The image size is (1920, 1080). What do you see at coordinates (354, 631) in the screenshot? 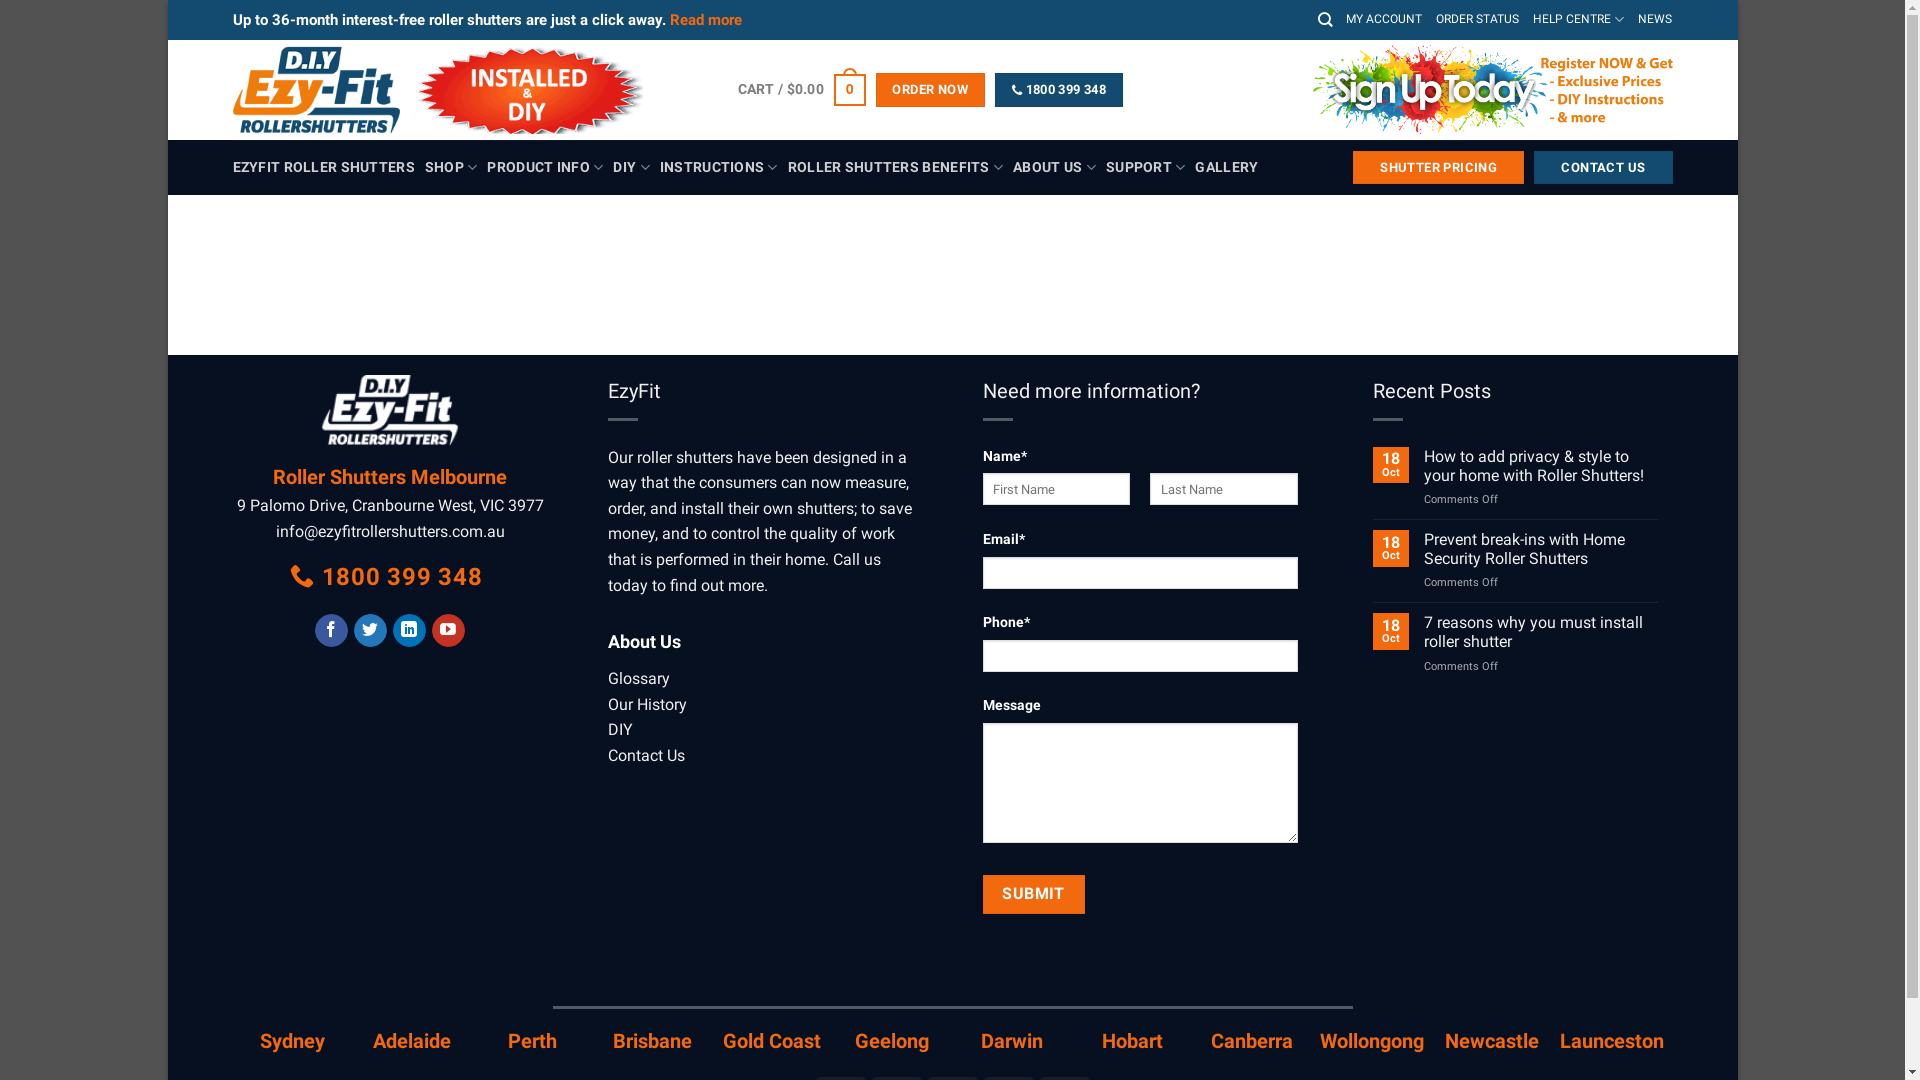
I see `'Follow on Twitter'` at bounding box center [354, 631].